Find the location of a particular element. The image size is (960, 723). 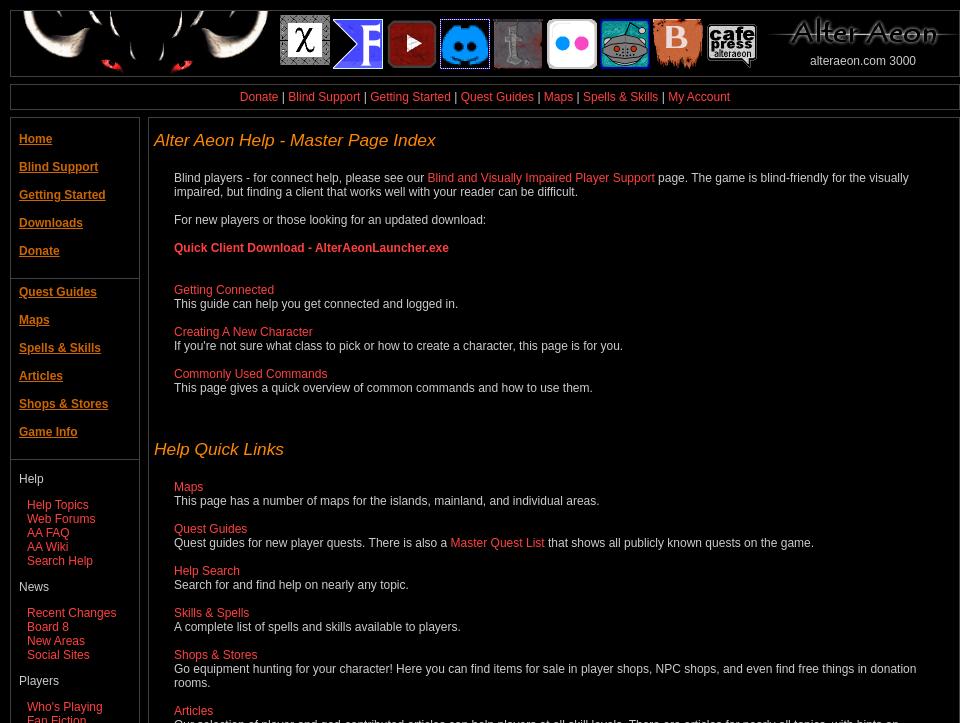

'Help Search' is located at coordinates (206, 569).